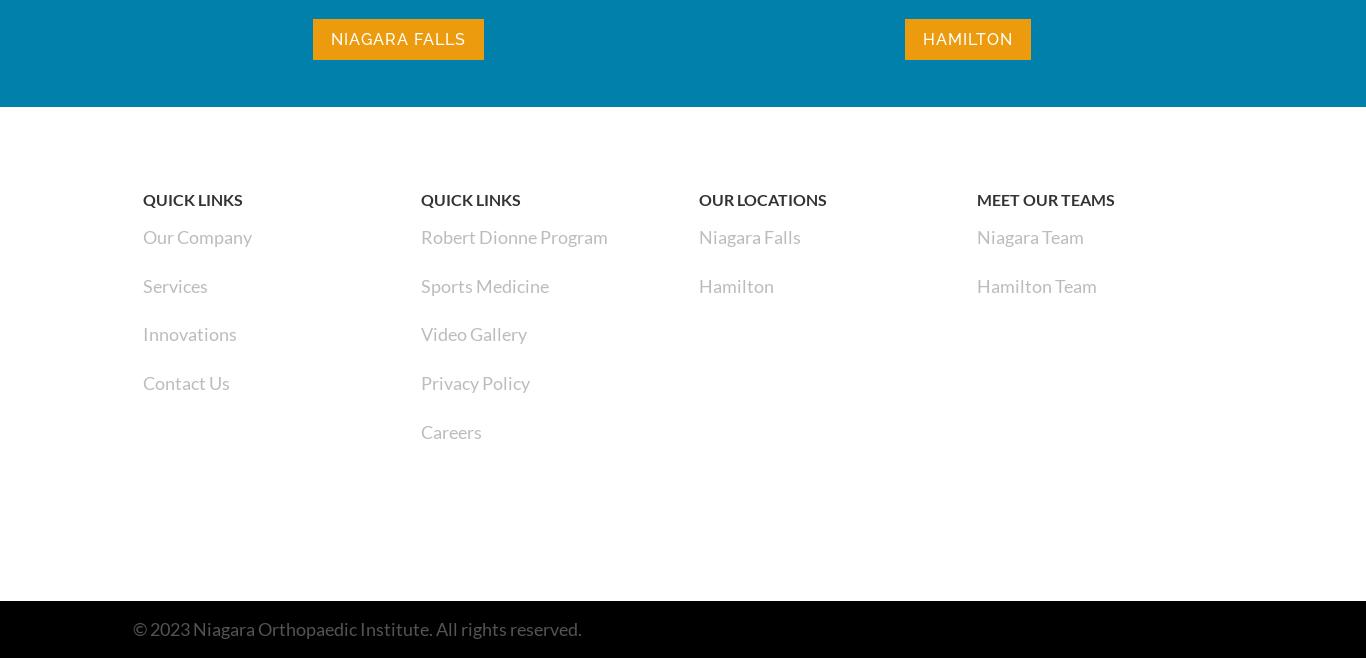 This screenshot has height=658, width=1366. I want to click on 'Meet our Teams', so click(1044, 199).